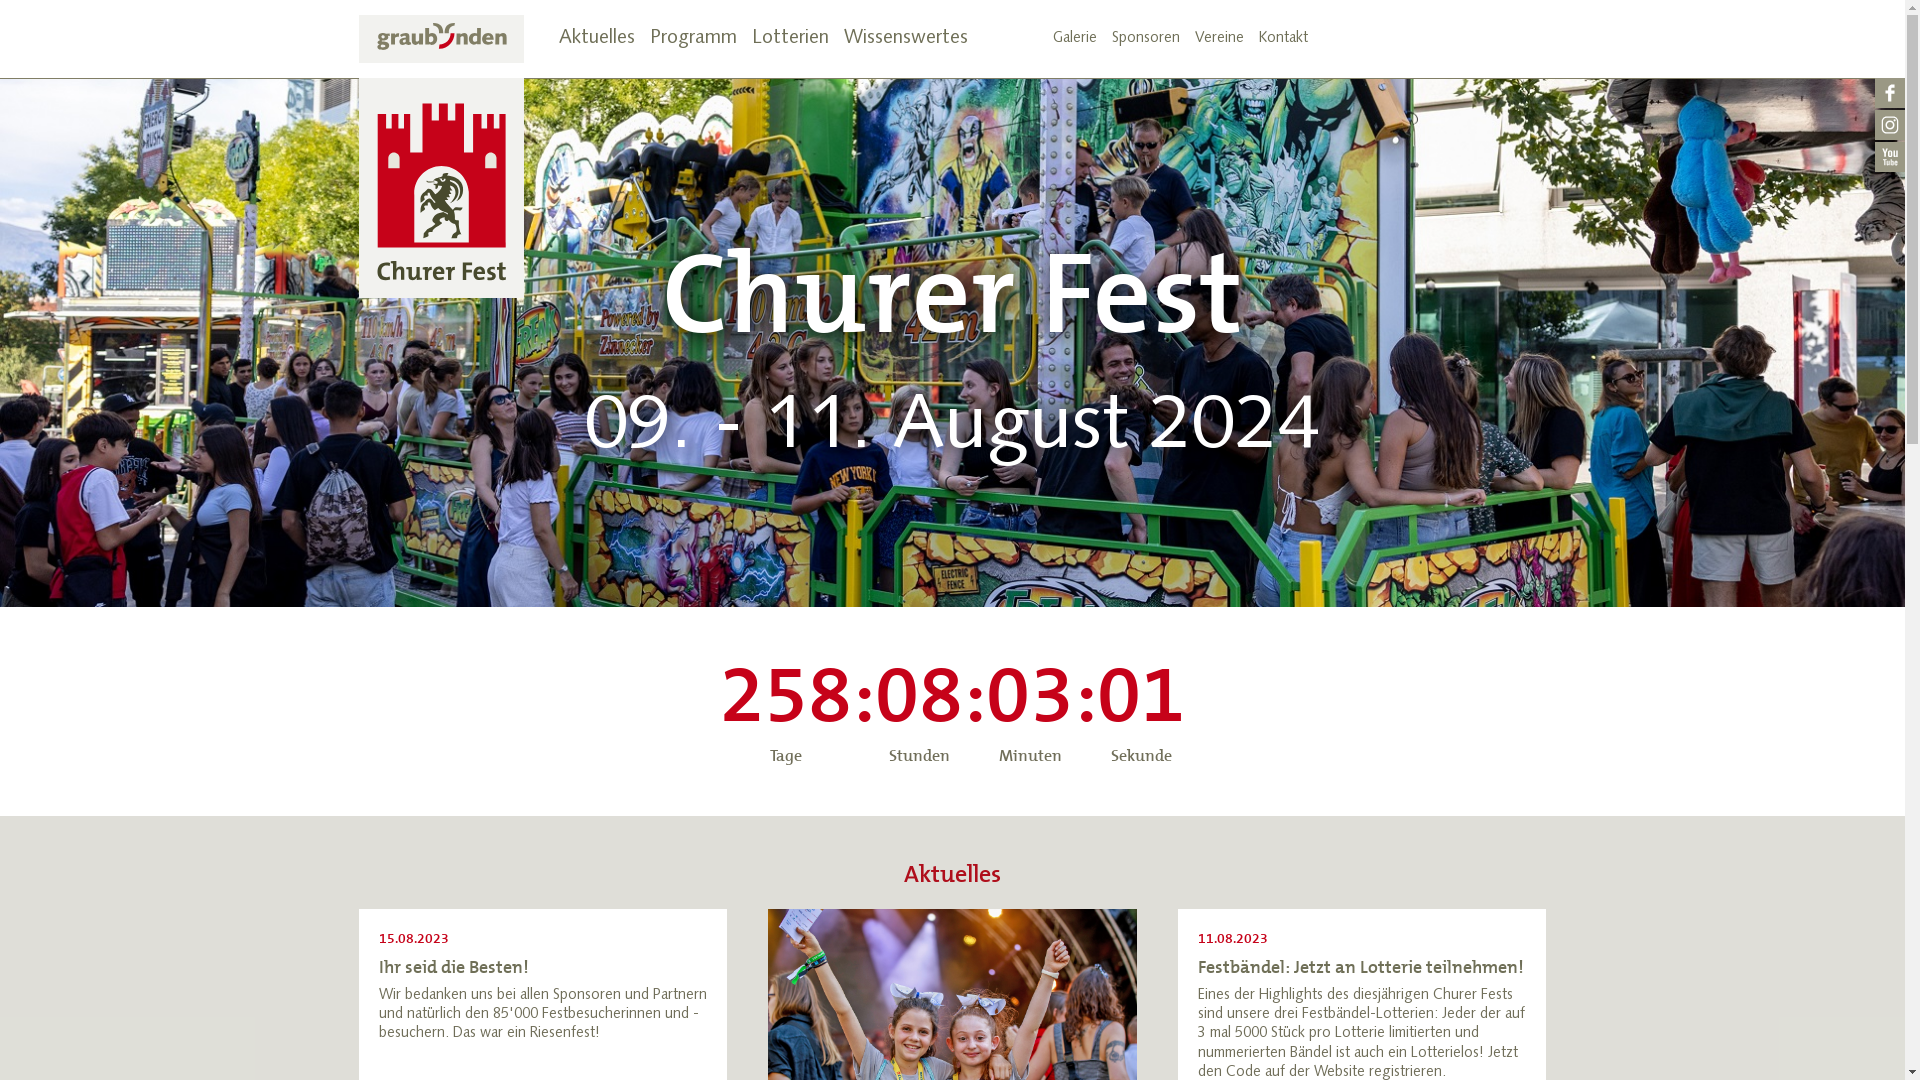 The image size is (1920, 1080). What do you see at coordinates (594, 38) in the screenshot?
I see `'Aktuelles'` at bounding box center [594, 38].